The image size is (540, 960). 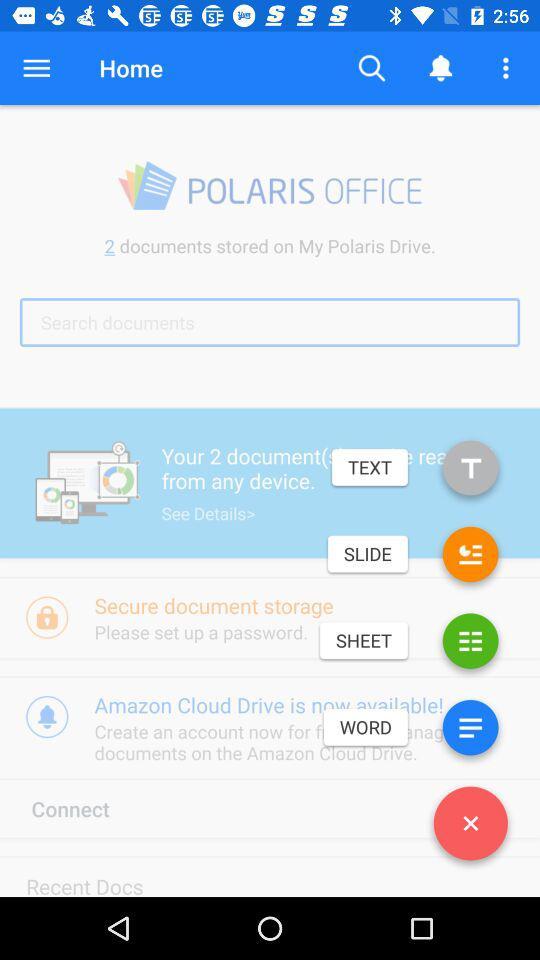 What do you see at coordinates (470, 827) in the screenshot?
I see `click red x` at bounding box center [470, 827].